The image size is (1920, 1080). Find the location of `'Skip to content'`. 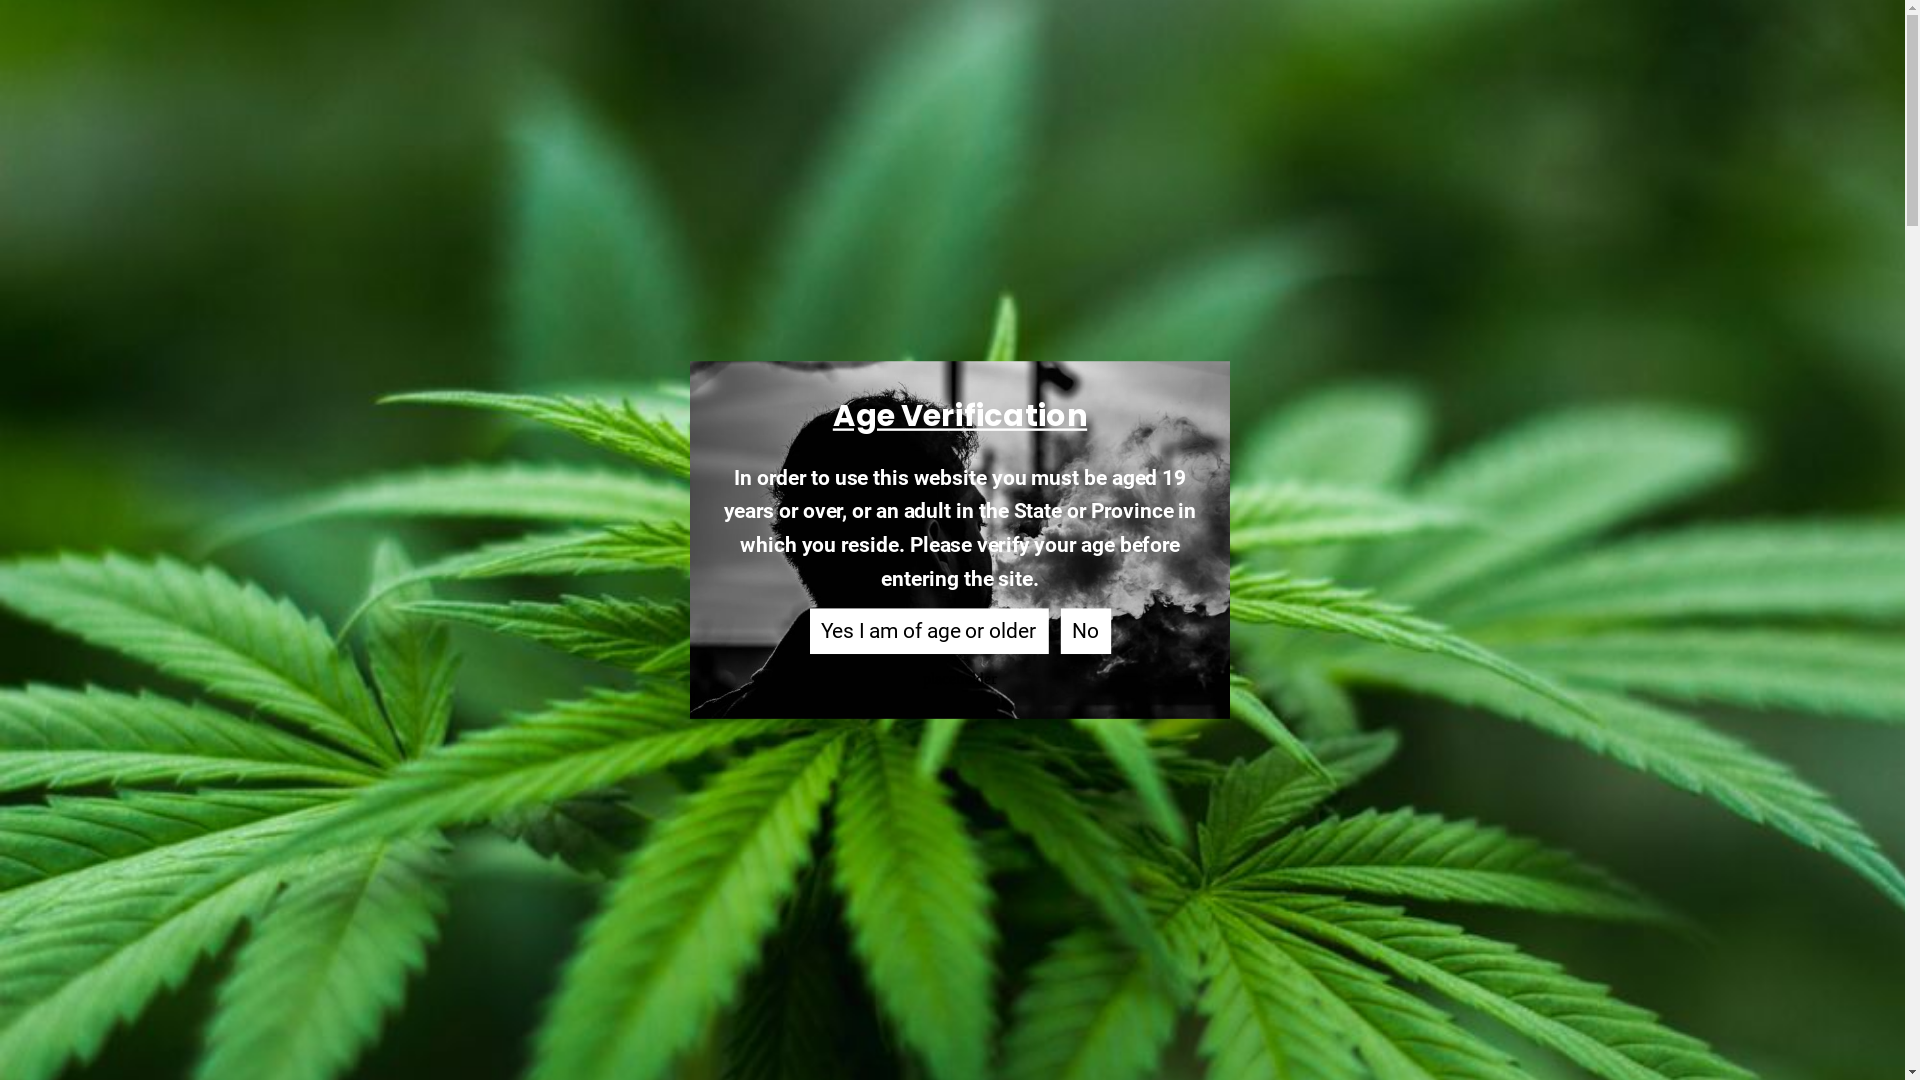

'Skip to content' is located at coordinates (0, 0).